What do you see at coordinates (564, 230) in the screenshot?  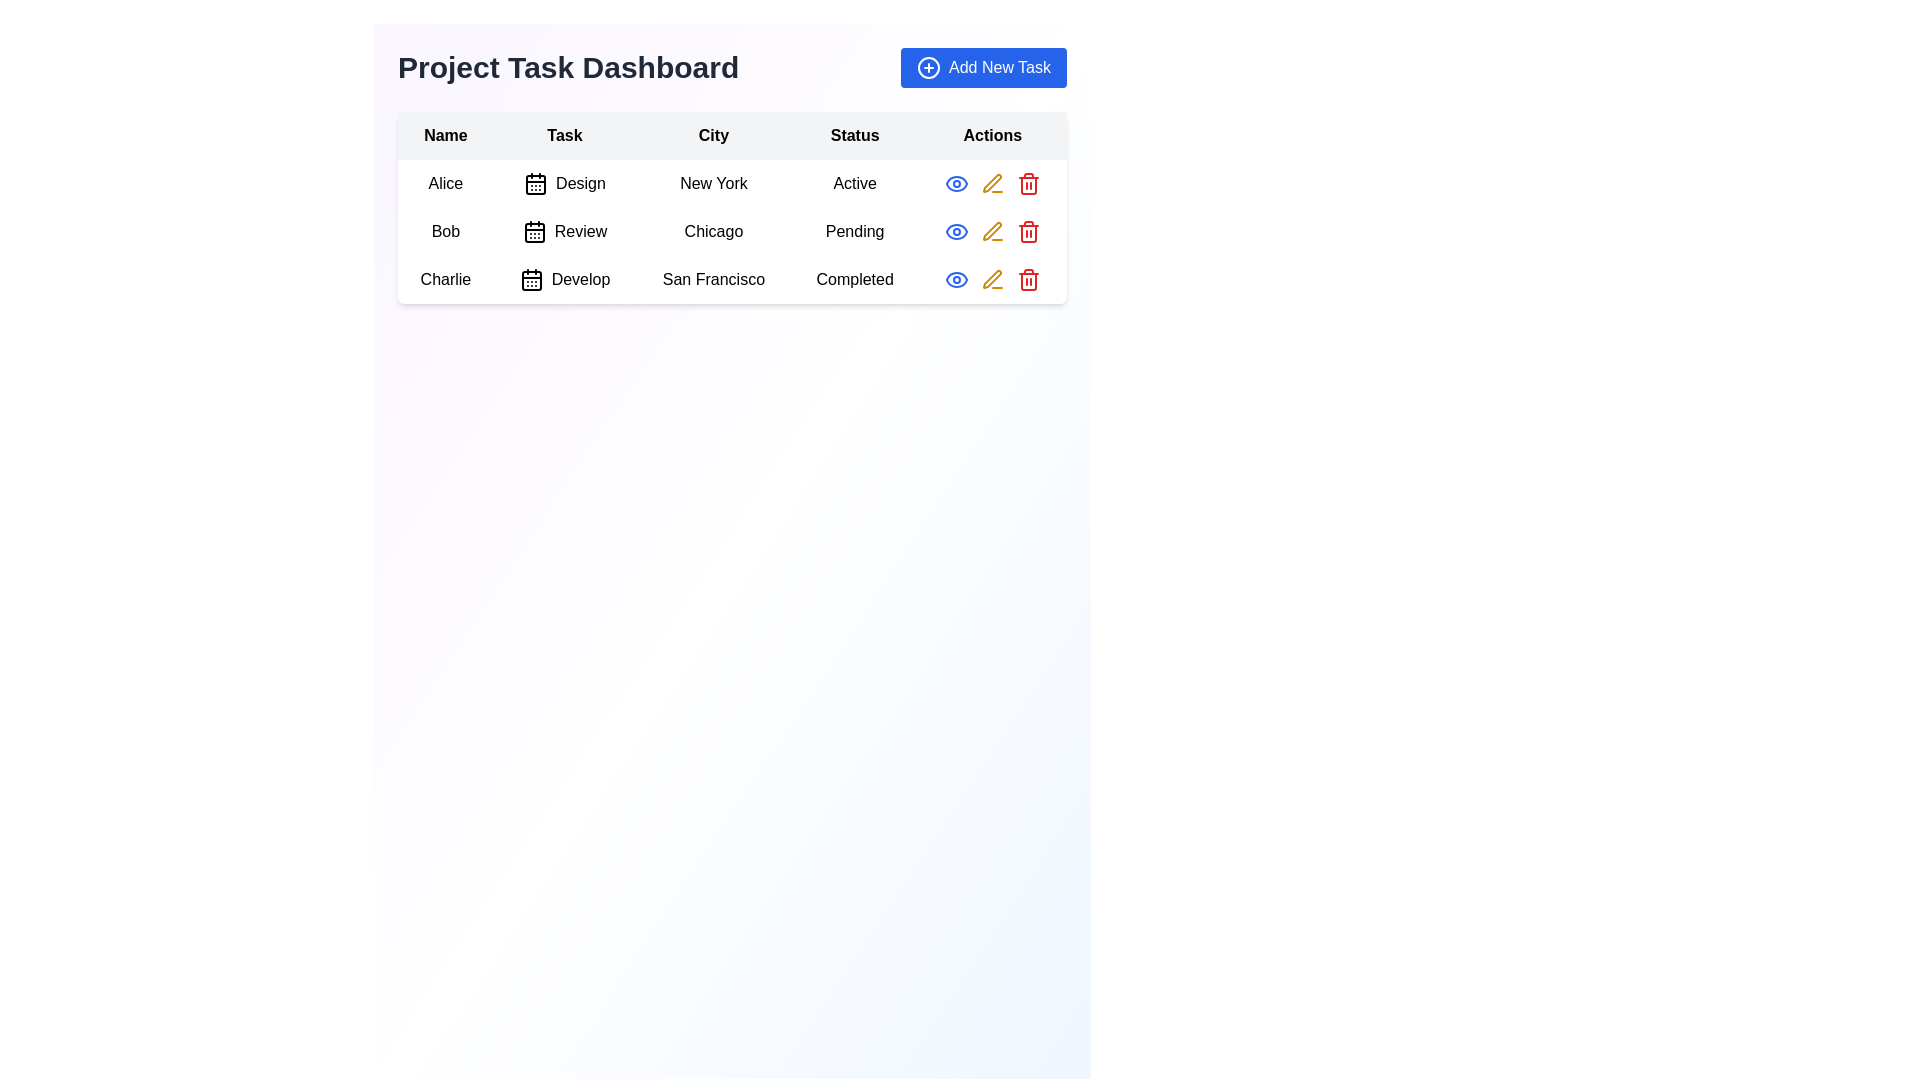 I see `the informational display component for the task 'Review' associated with user 'Bob', located in the second cell of the task table's second row` at bounding box center [564, 230].